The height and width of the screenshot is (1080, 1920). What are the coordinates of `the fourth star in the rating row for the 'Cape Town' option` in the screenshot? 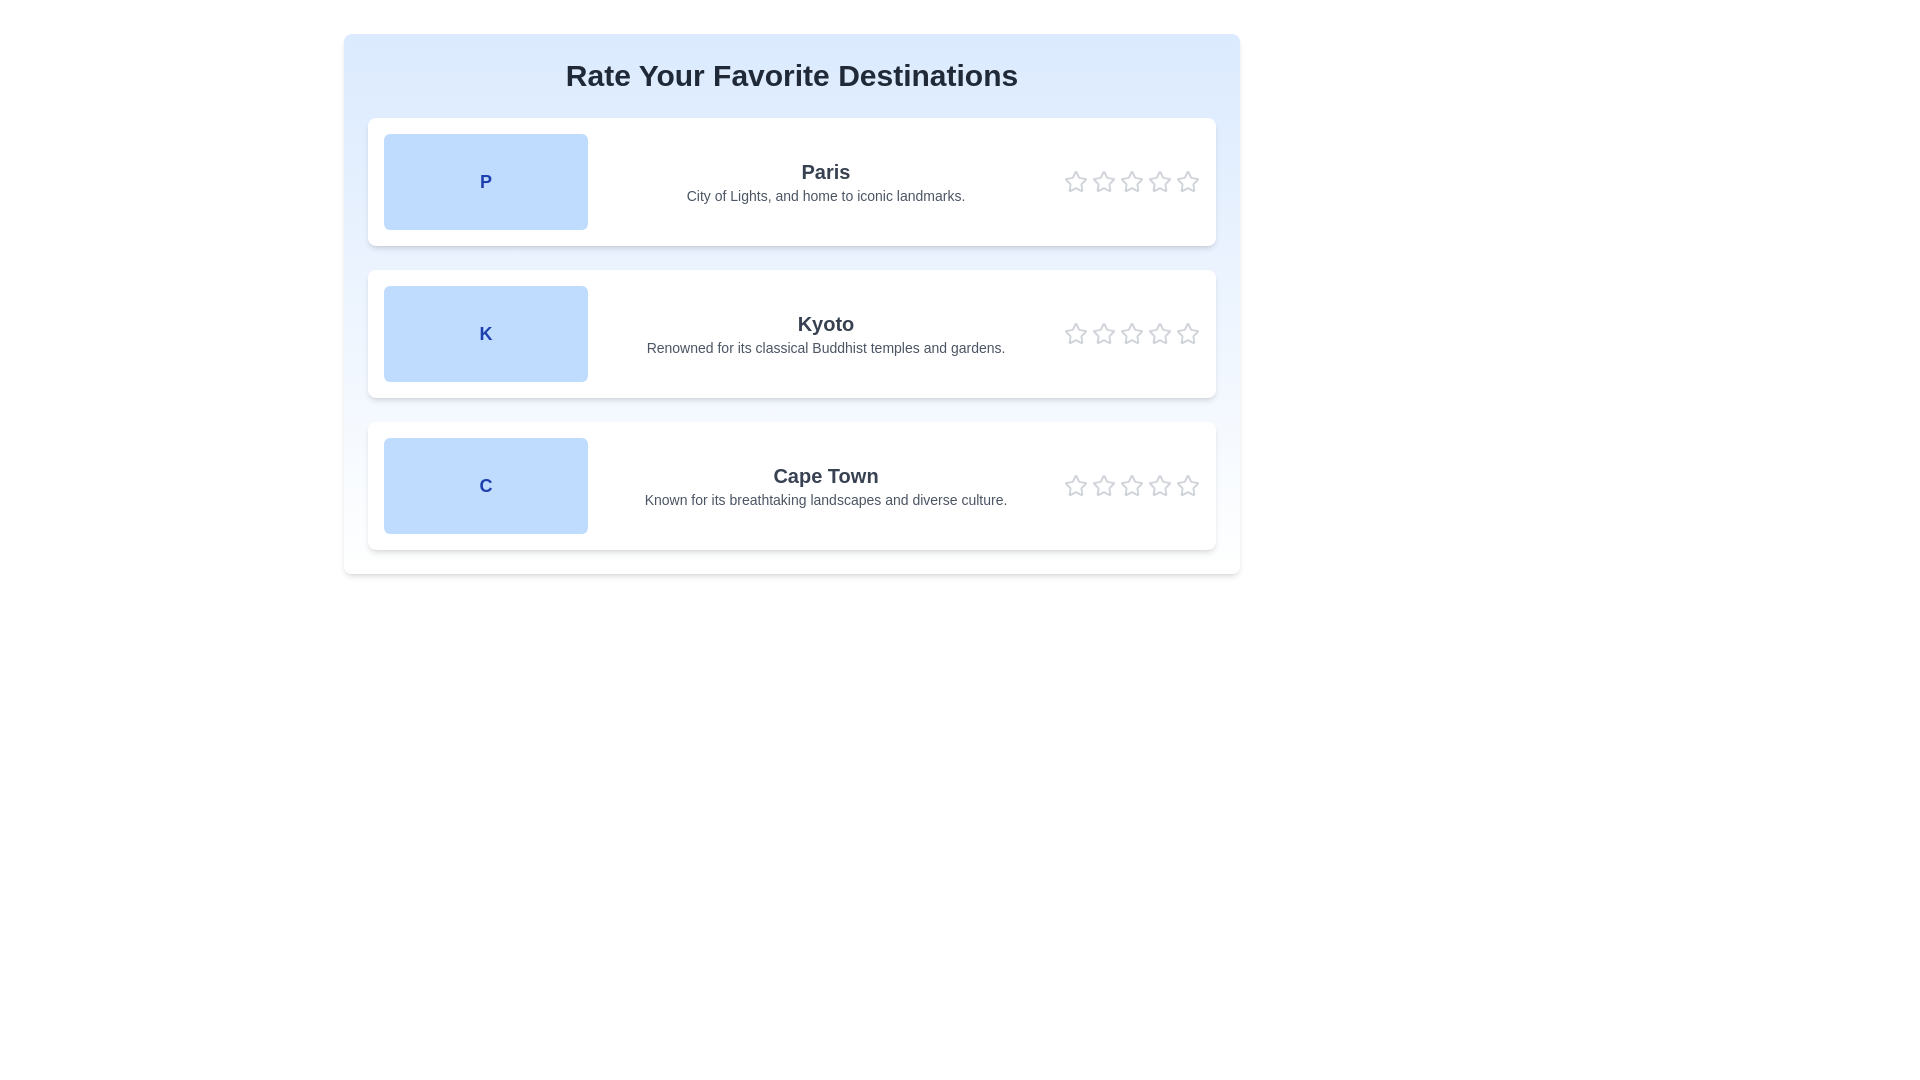 It's located at (1132, 486).